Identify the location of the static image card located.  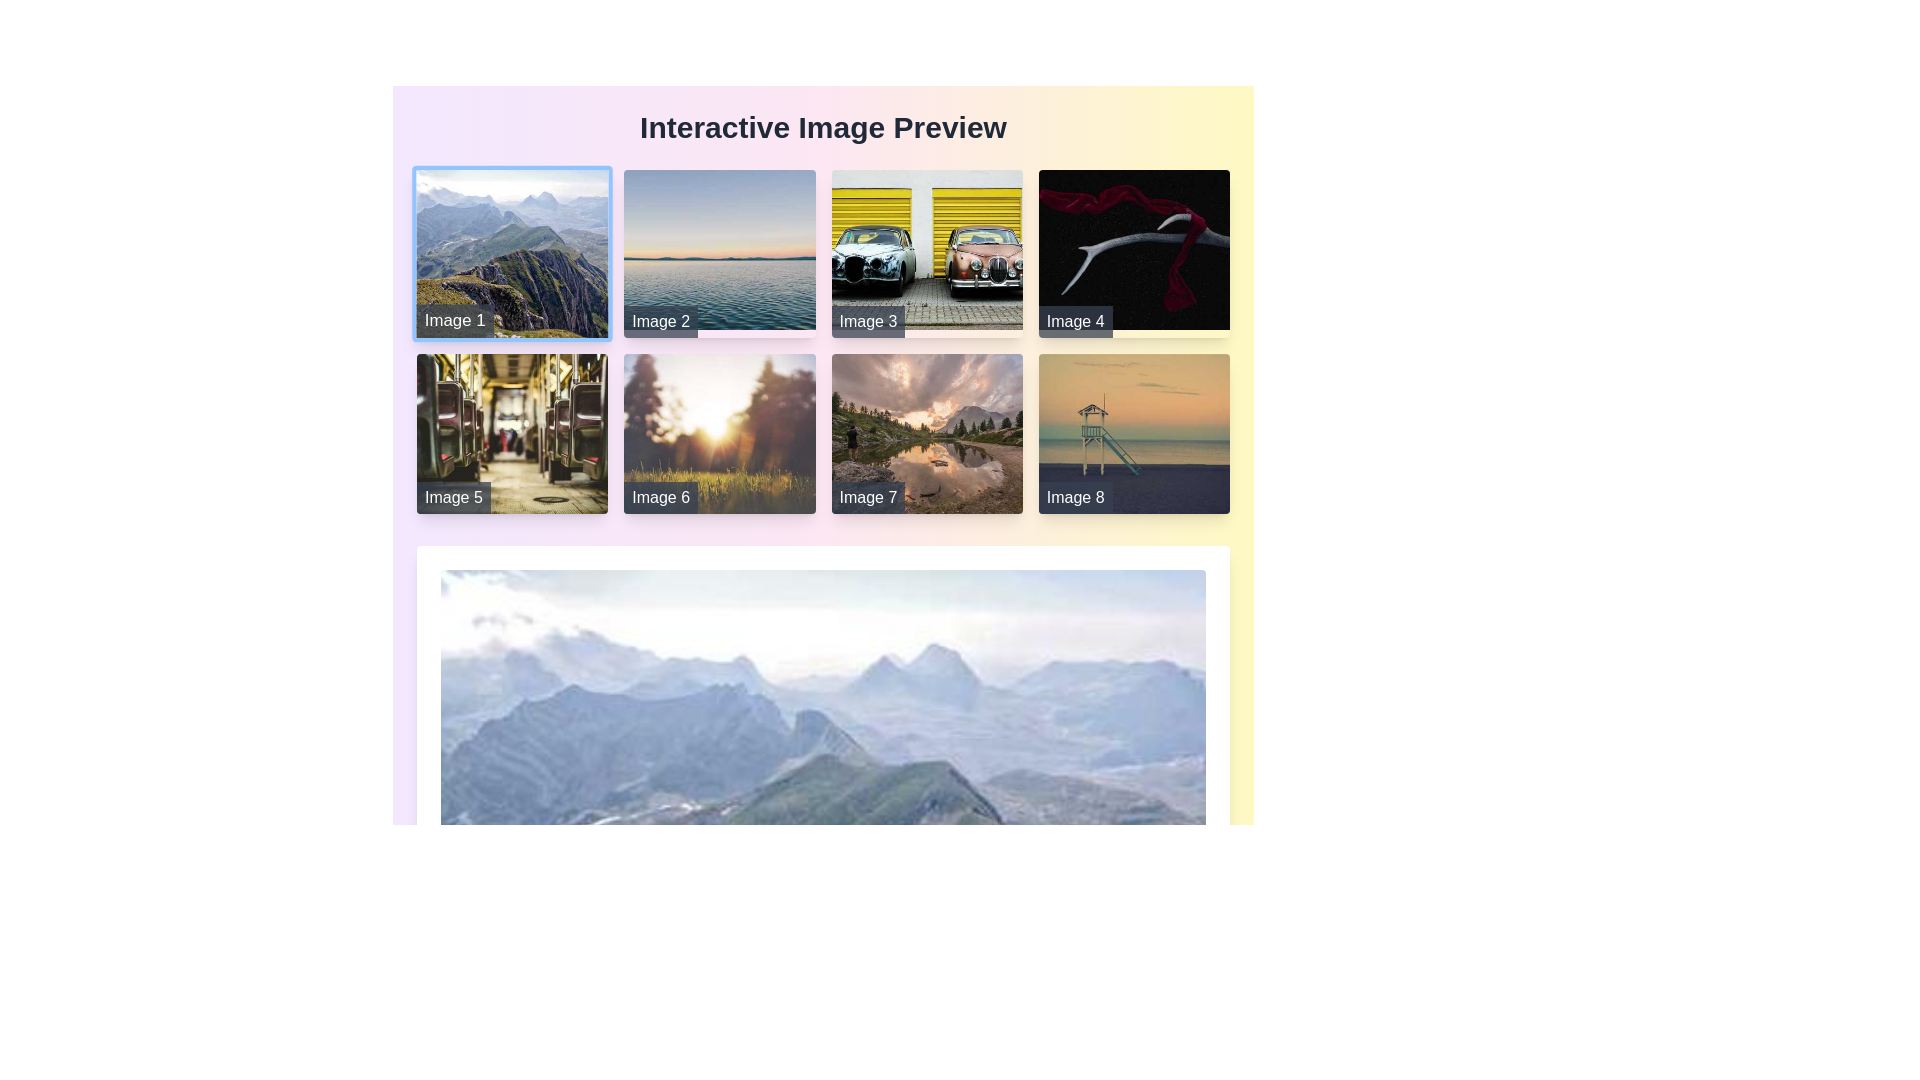
(512, 433).